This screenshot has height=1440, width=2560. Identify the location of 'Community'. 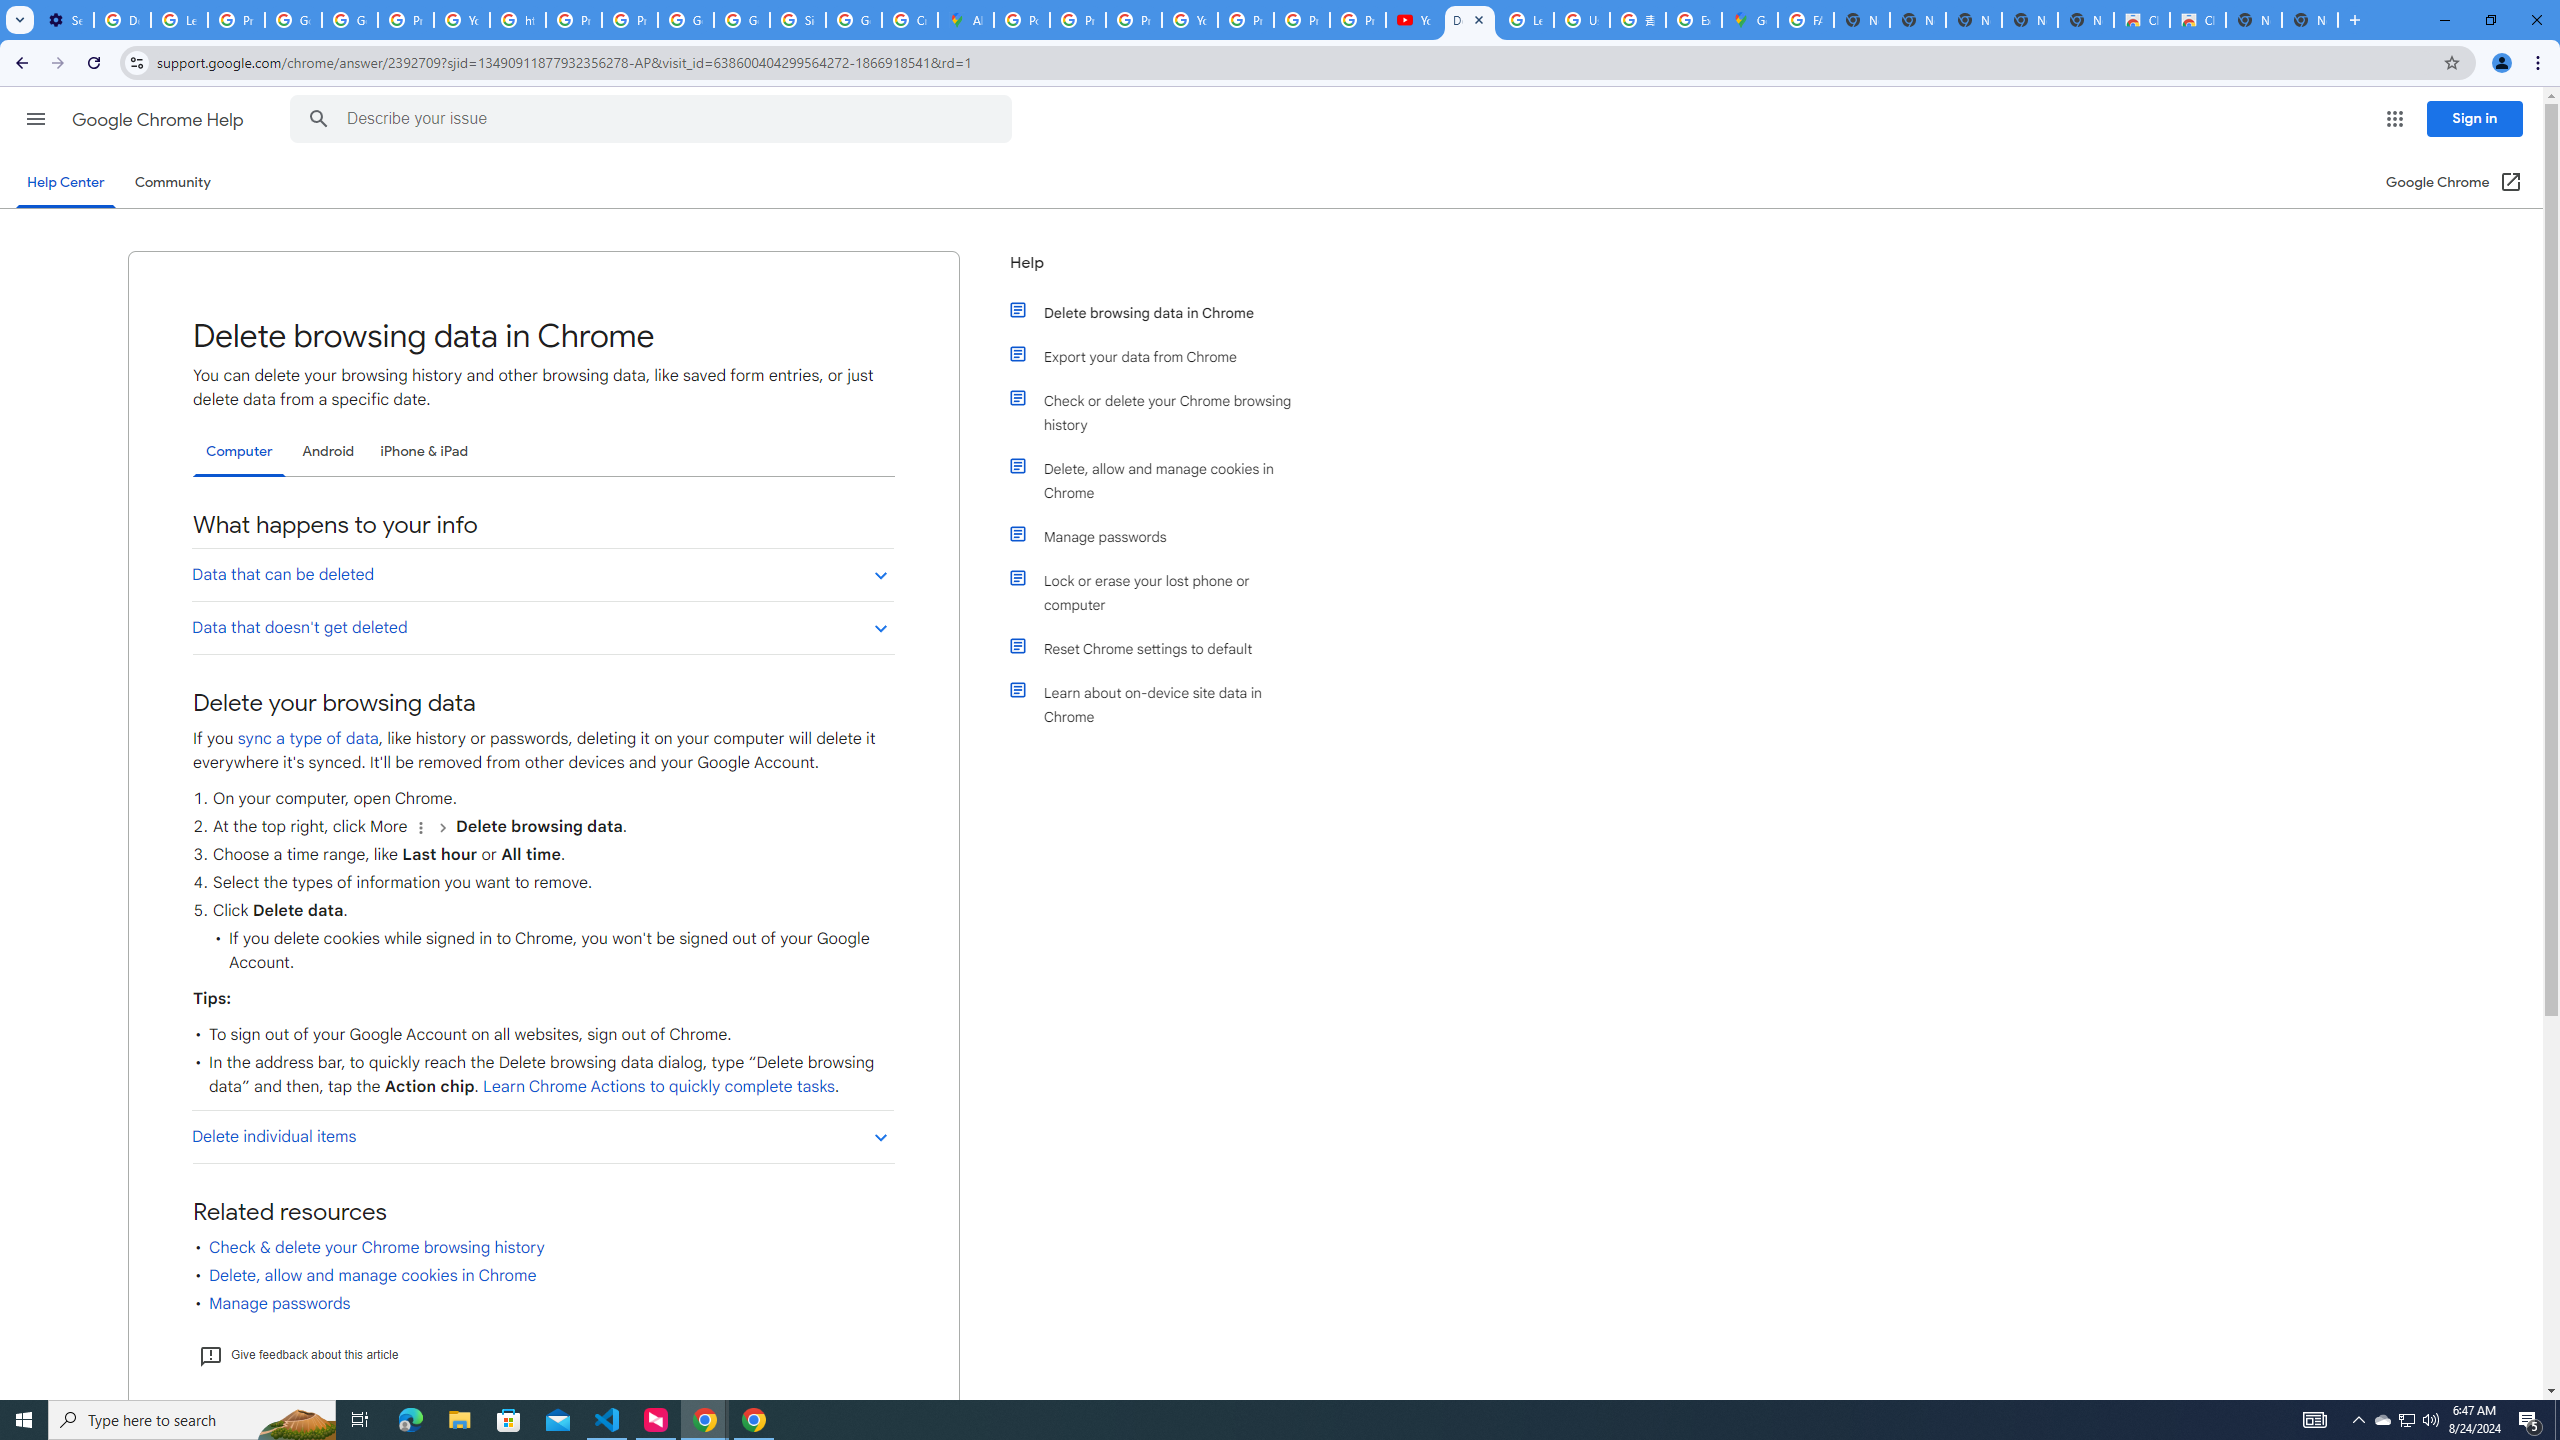
(171, 181).